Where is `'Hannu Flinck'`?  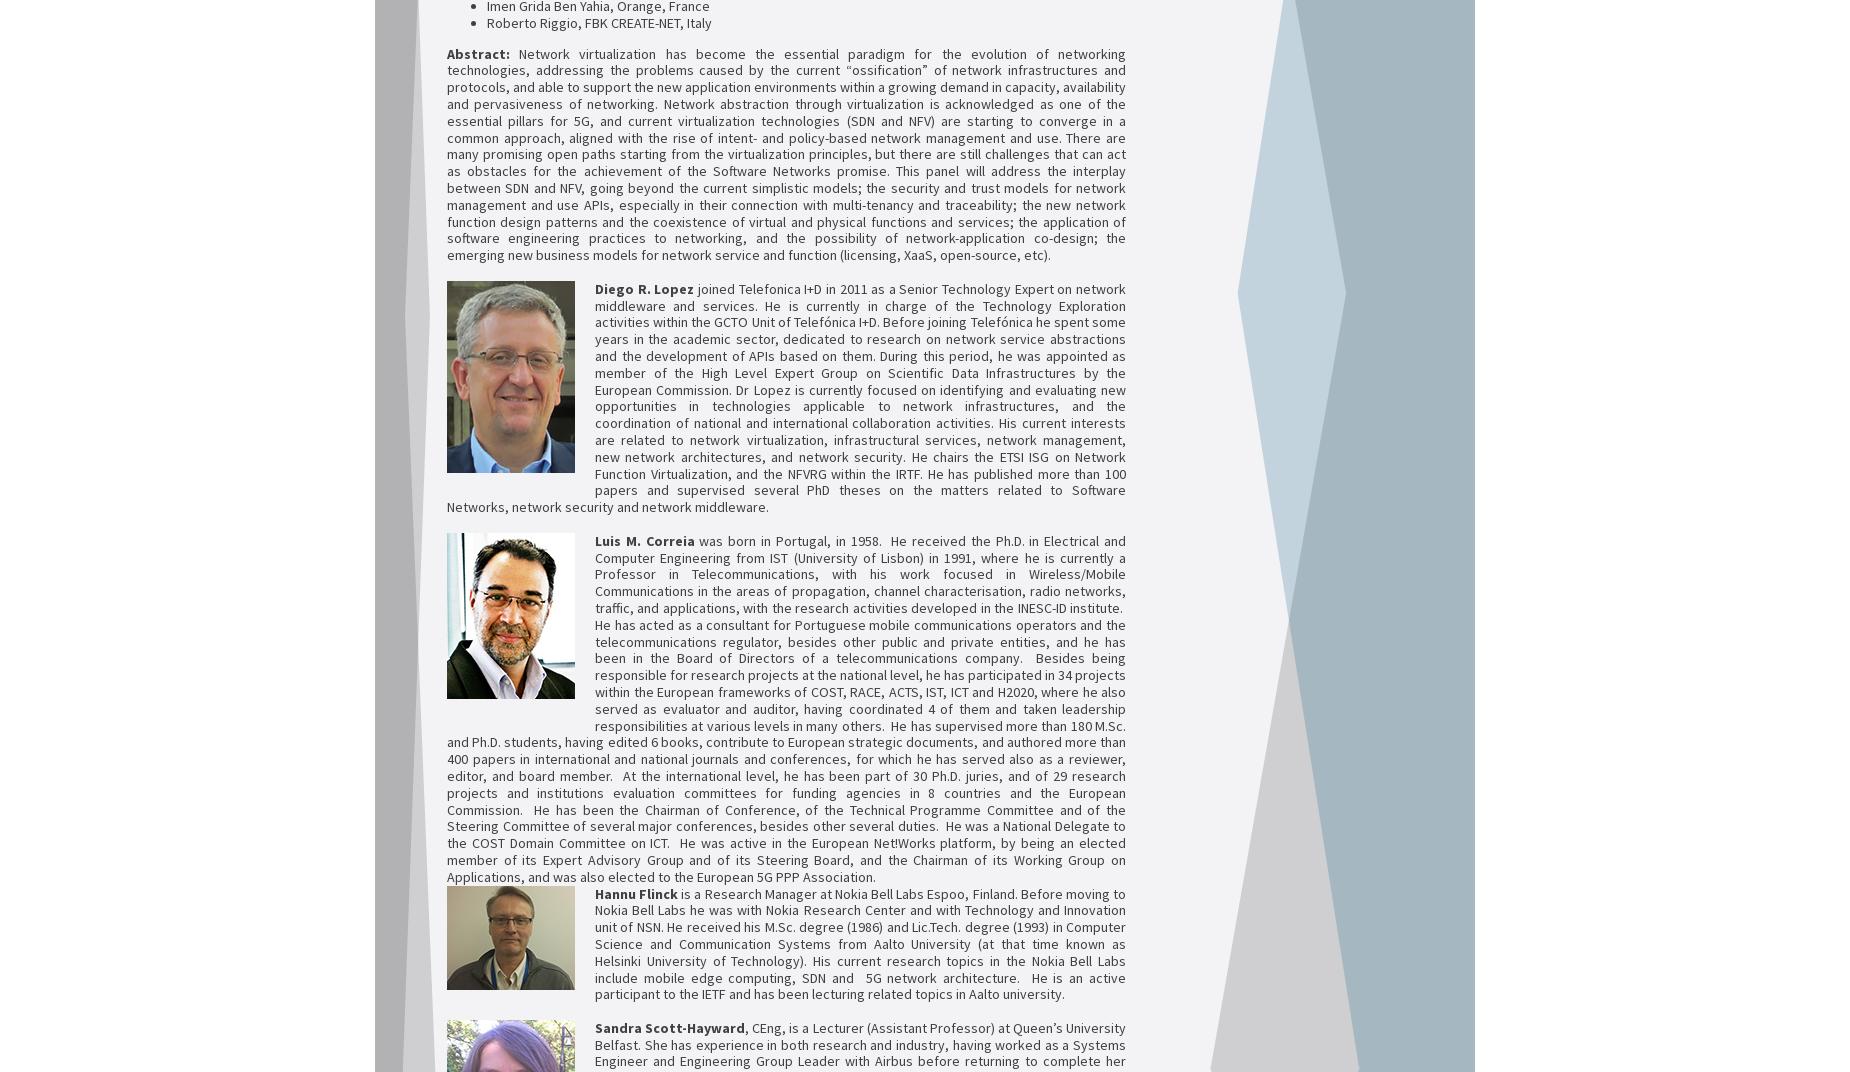 'Hannu Flinck' is located at coordinates (594, 892).